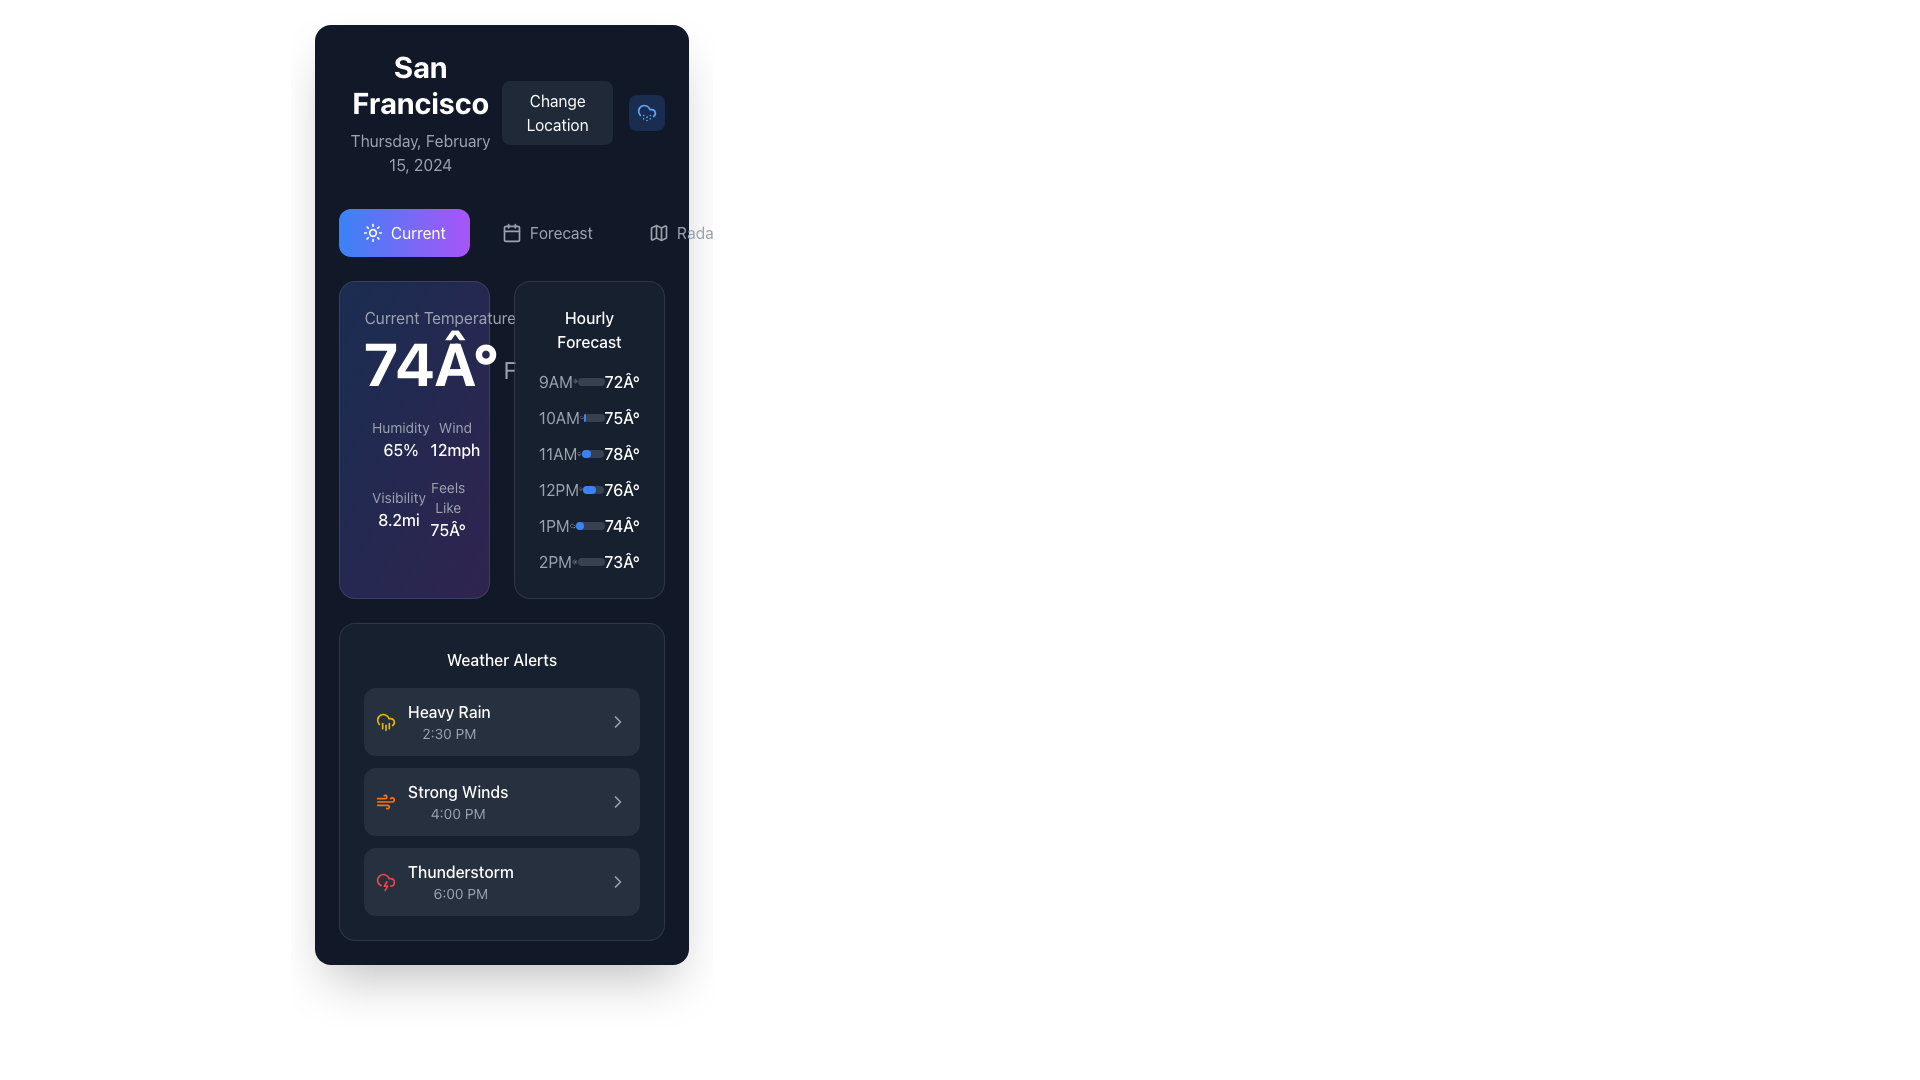 This screenshot has width=1920, height=1080. I want to click on the composite element containing location details ('San Francisco'), the current date ('Thursday, February 15, 2024'), and the modify location button, so click(502, 112).